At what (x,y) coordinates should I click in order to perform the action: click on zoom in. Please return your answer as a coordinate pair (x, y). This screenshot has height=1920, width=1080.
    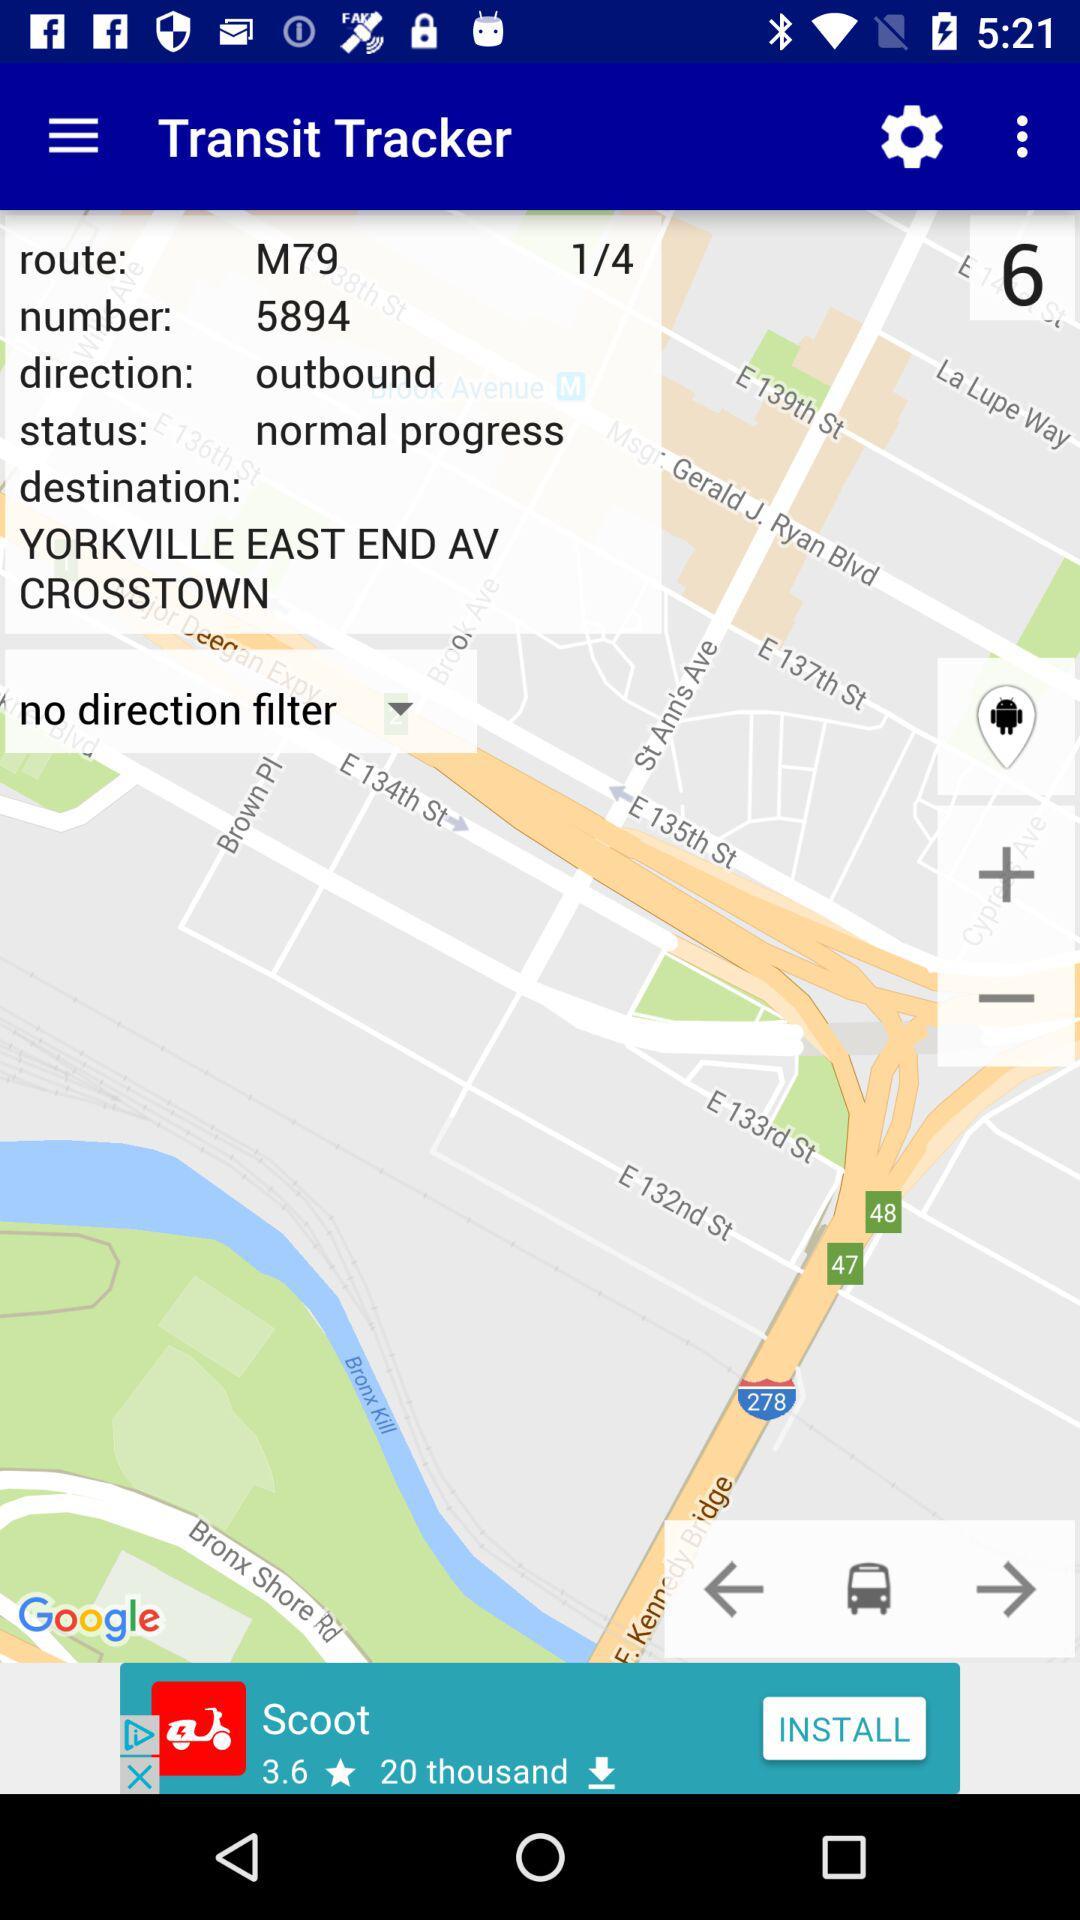
    Looking at the image, I should click on (1006, 874).